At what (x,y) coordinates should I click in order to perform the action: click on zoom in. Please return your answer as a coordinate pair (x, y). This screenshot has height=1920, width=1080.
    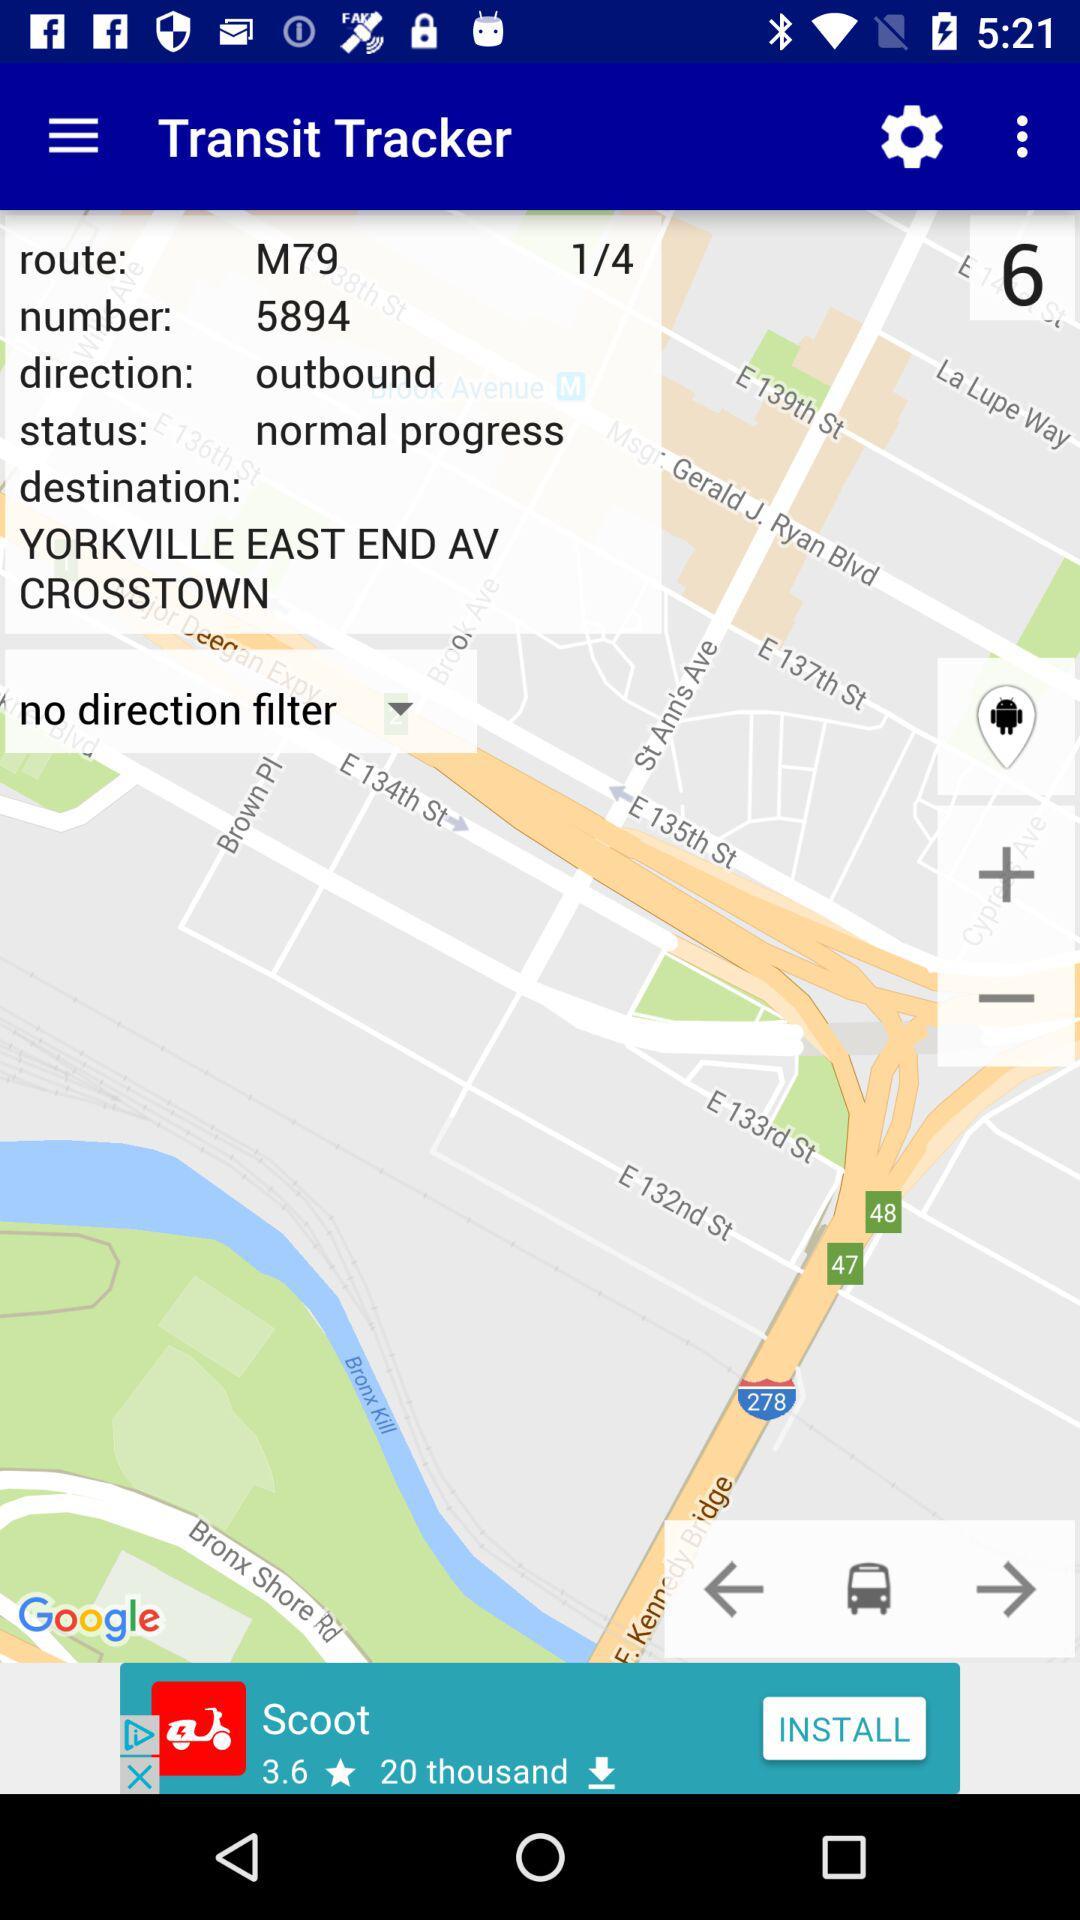
    Looking at the image, I should click on (1006, 874).